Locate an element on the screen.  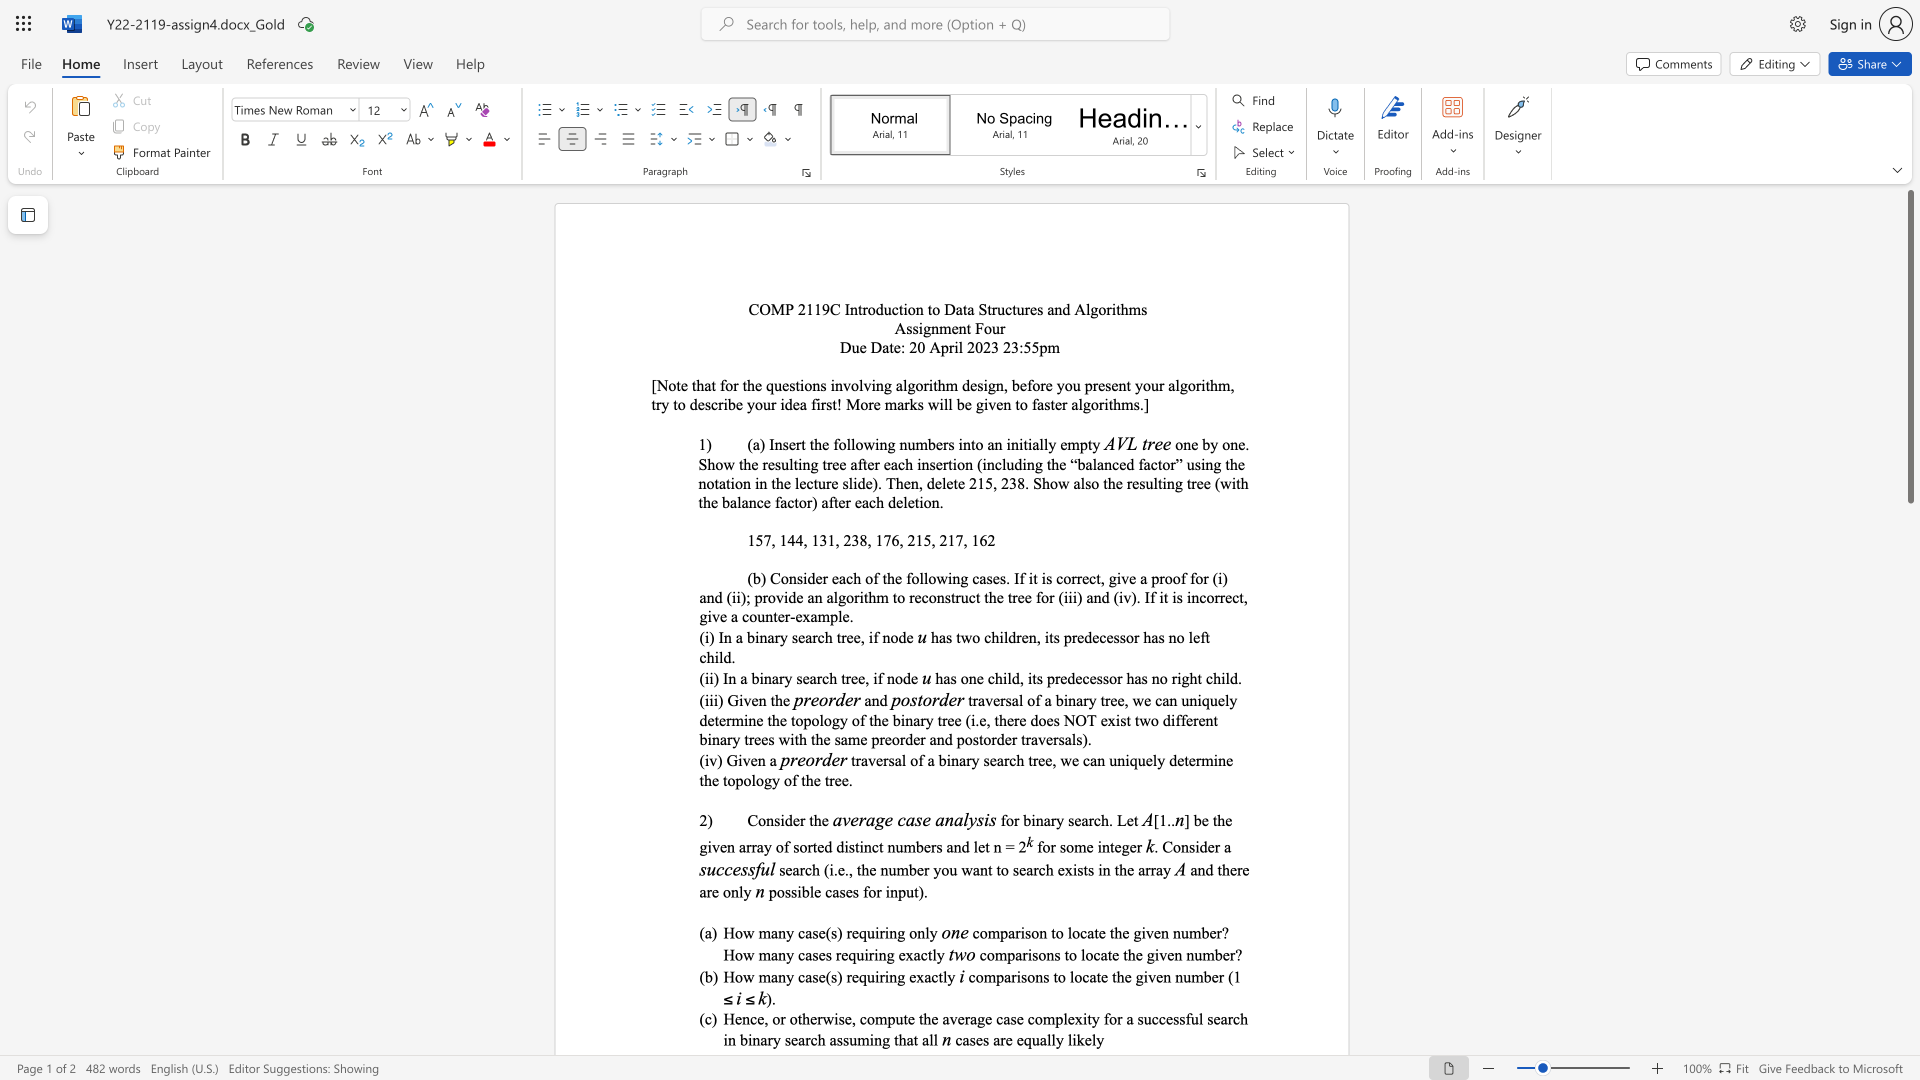
the scrollbar to move the view down is located at coordinates (1909, 948).